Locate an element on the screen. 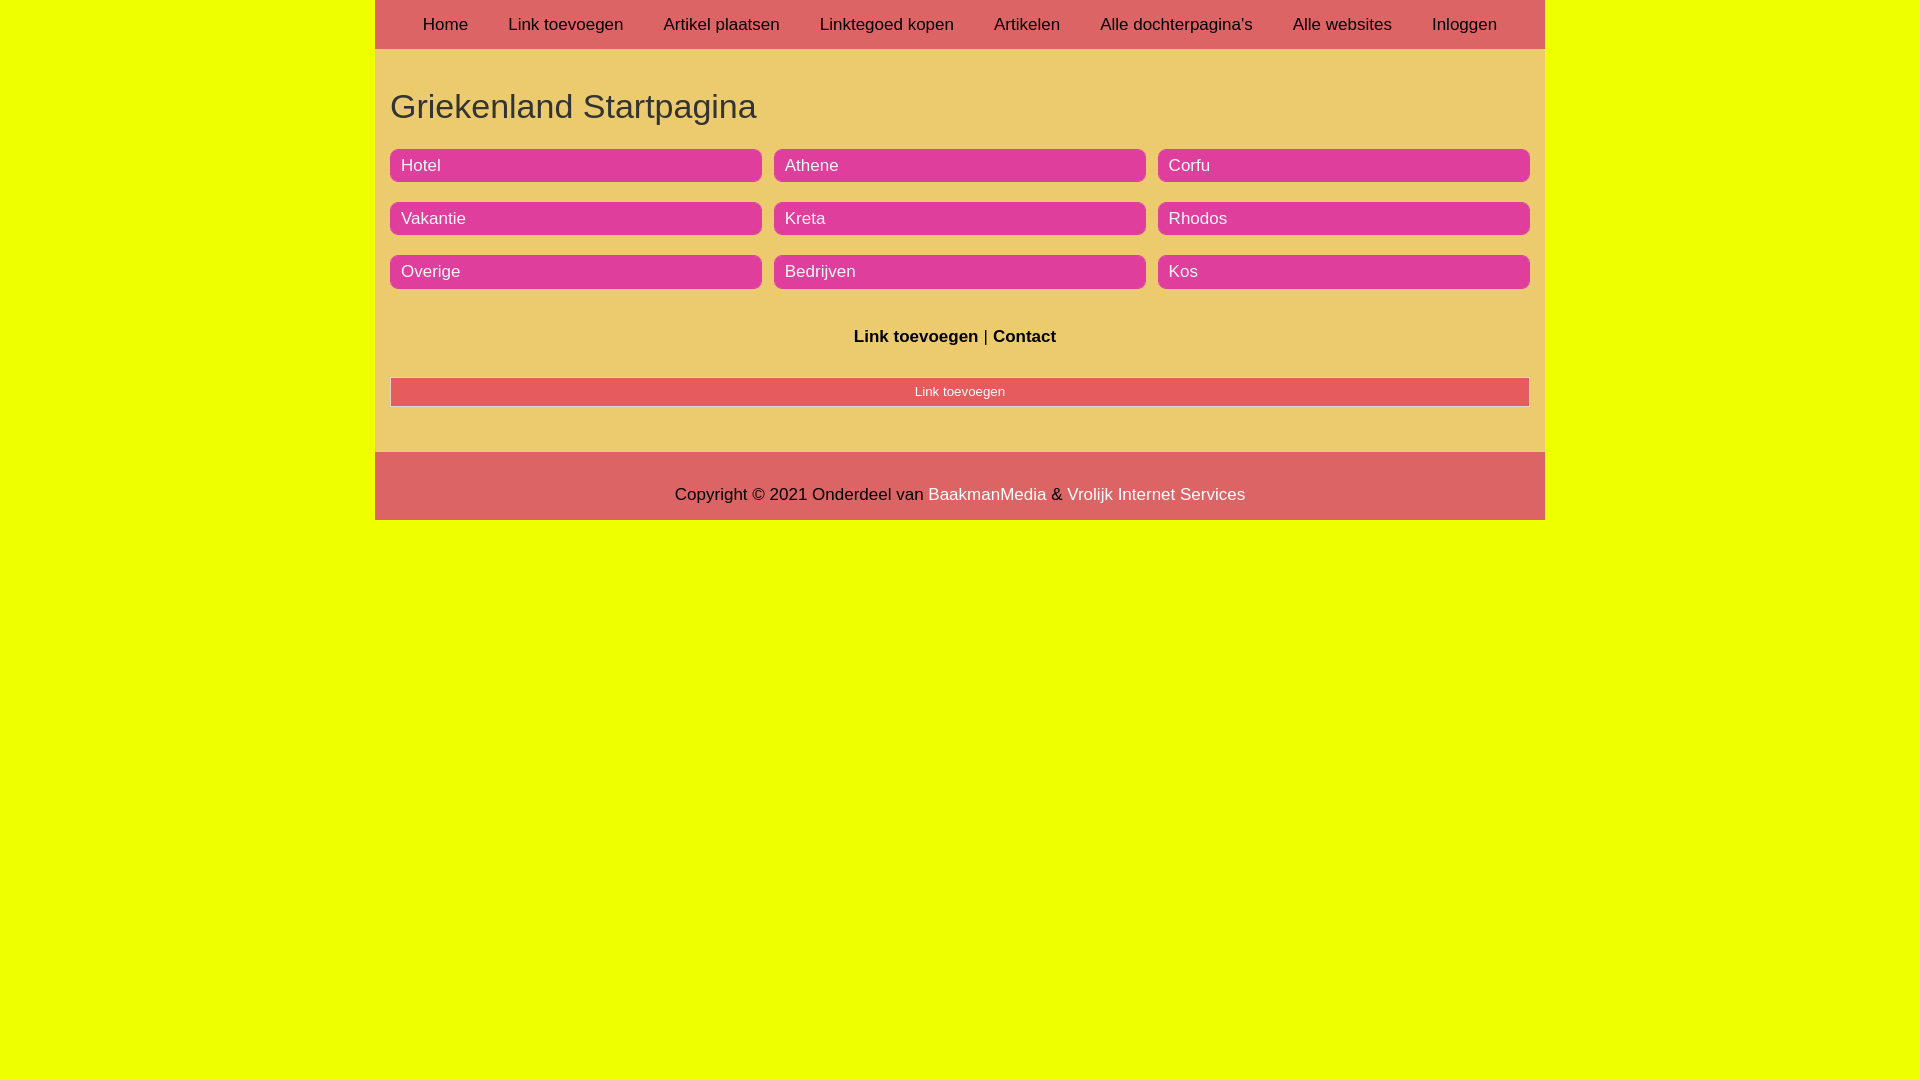  'Inloggen' is located at coordinates (1464, 24).